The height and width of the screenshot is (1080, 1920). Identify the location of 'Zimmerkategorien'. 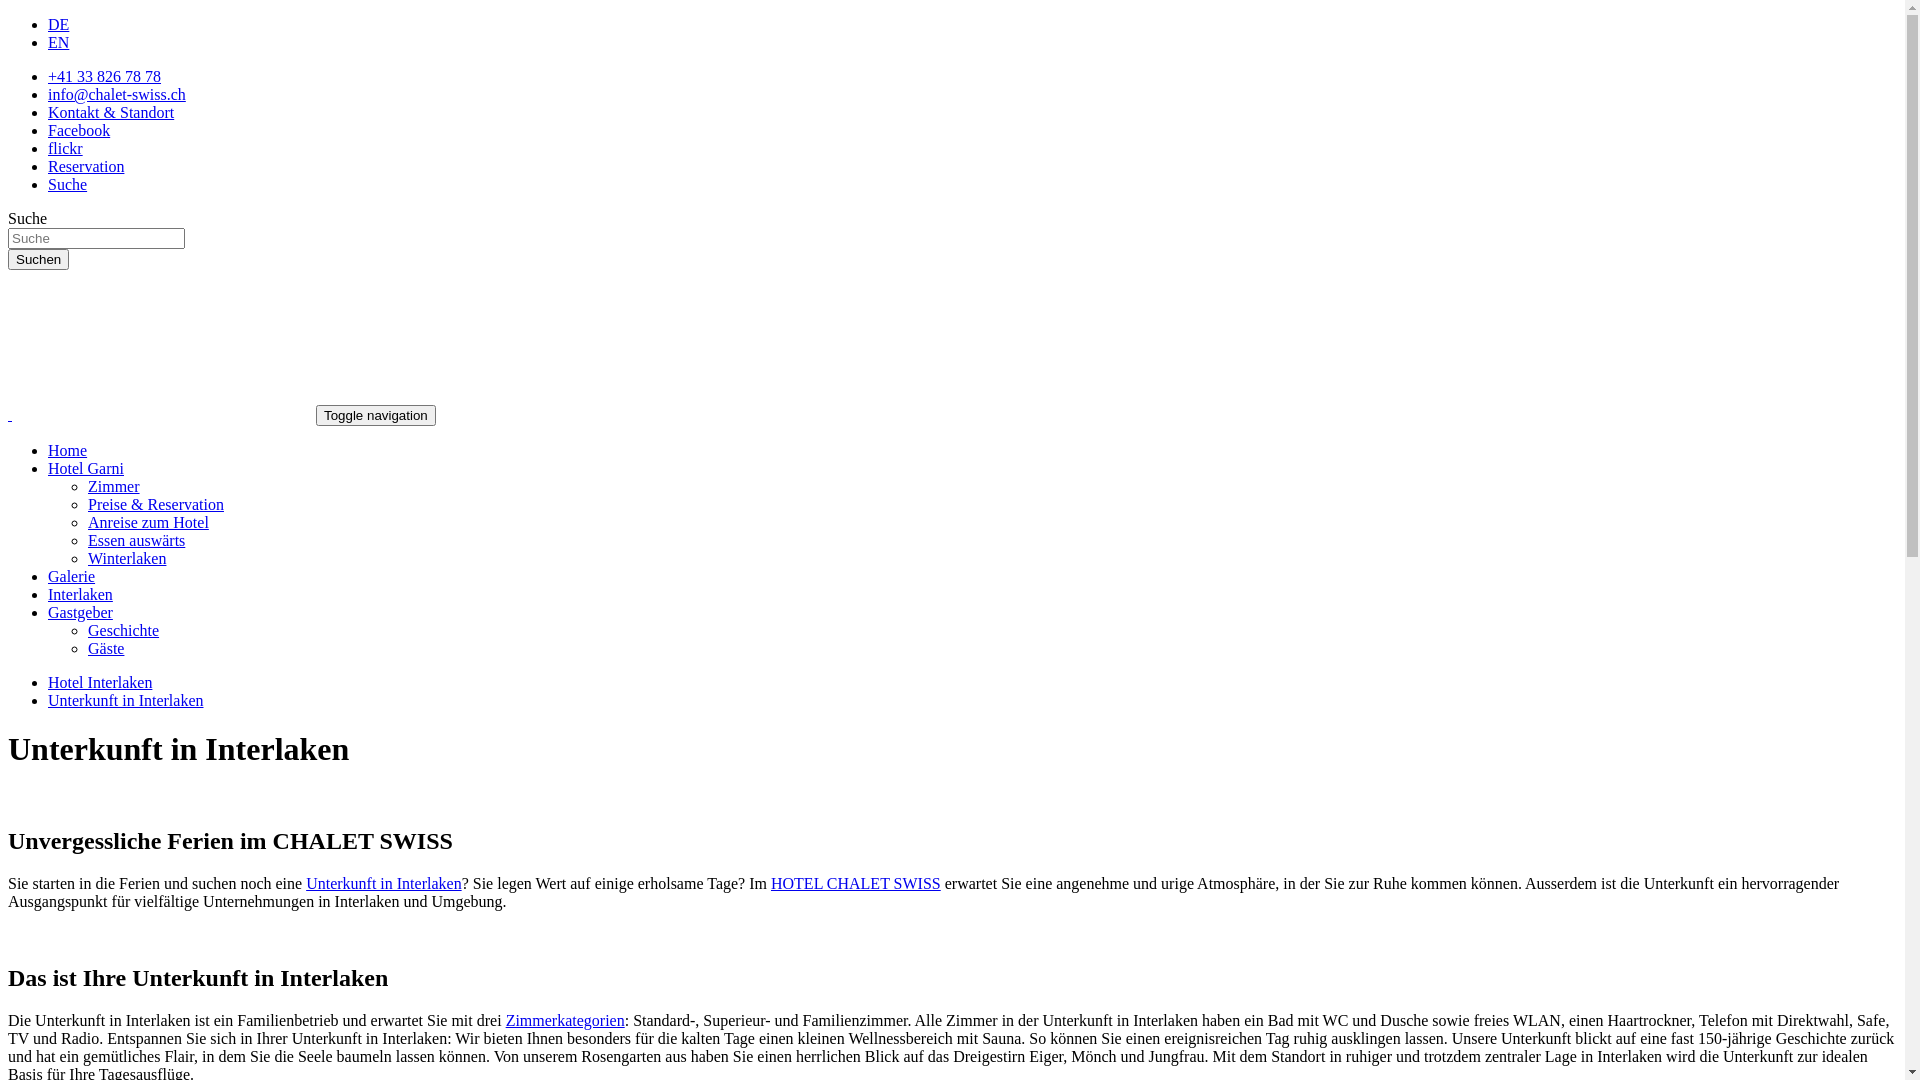
(505, 1020).